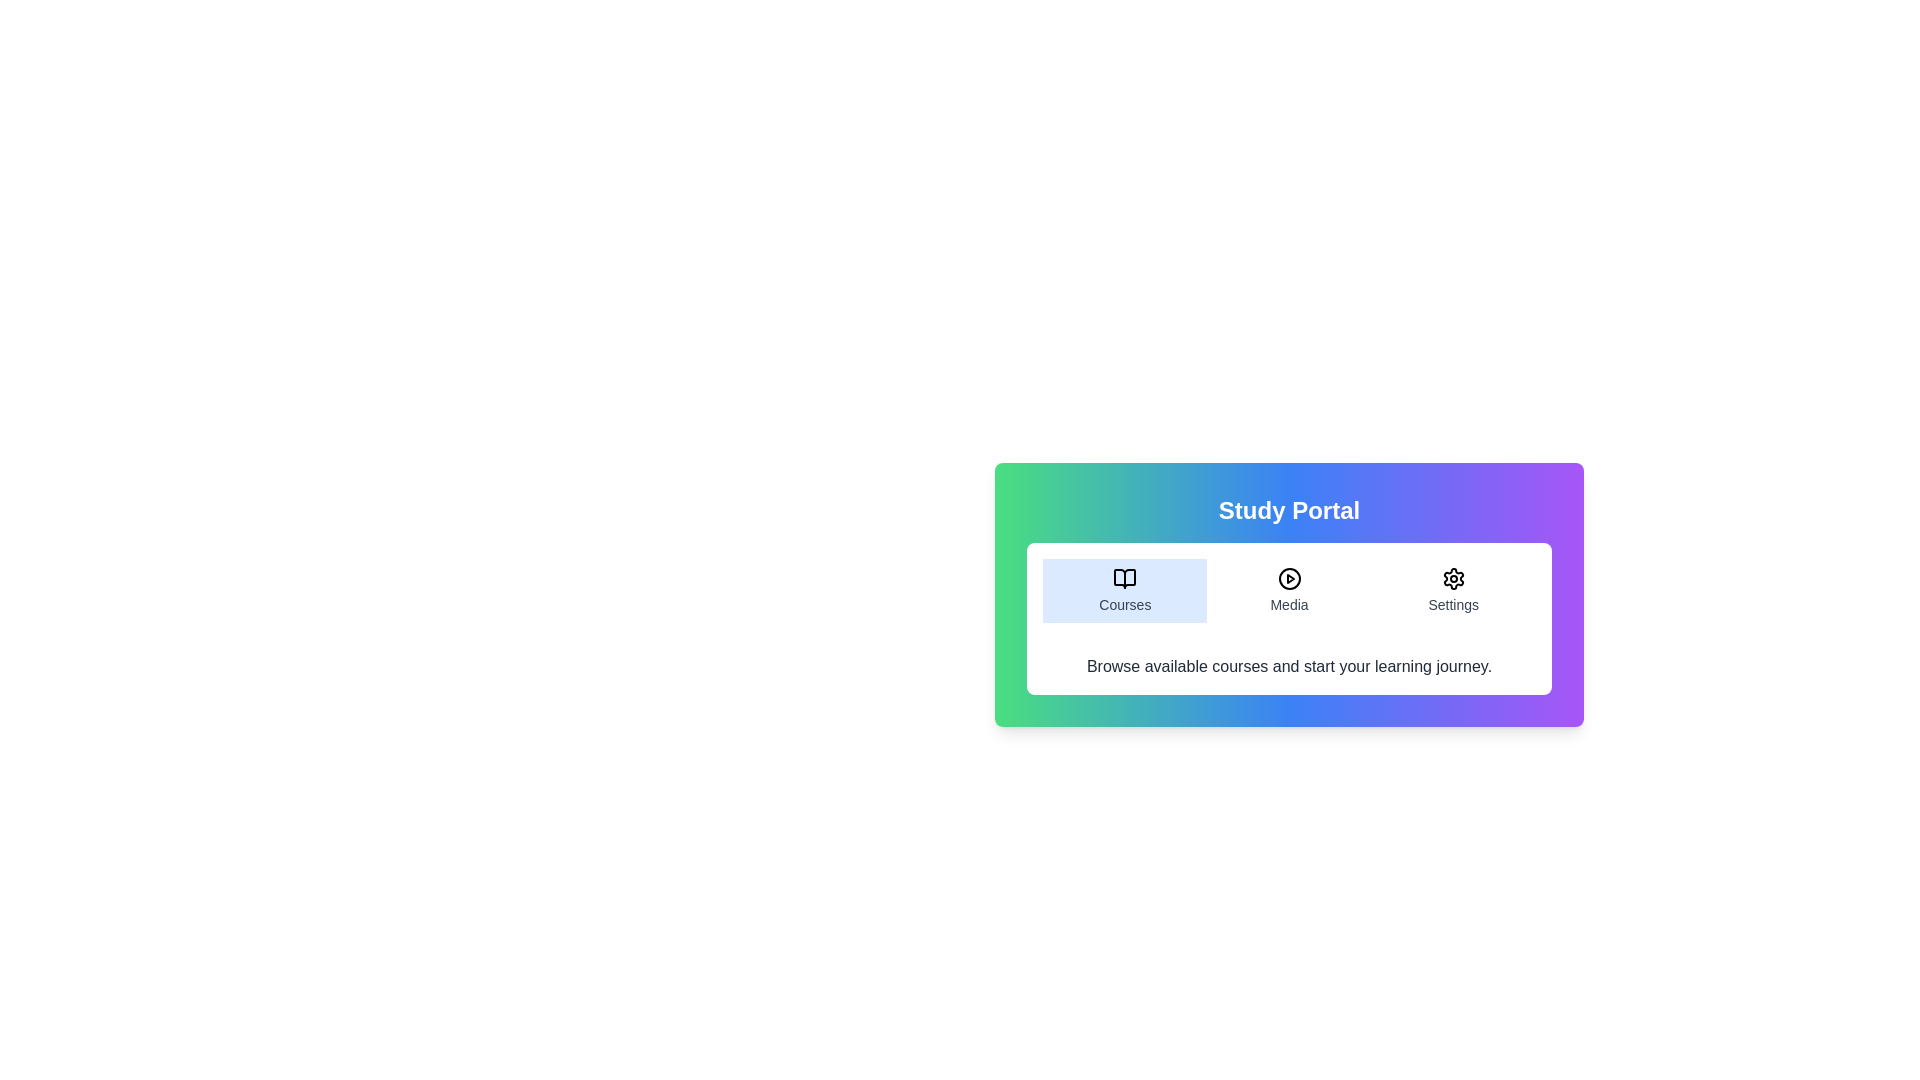 The image size is (1920, 1080). Describe the element at coordinates (1453, 589) in the screenshot. I see `the Settings tab to read its content` at that location.